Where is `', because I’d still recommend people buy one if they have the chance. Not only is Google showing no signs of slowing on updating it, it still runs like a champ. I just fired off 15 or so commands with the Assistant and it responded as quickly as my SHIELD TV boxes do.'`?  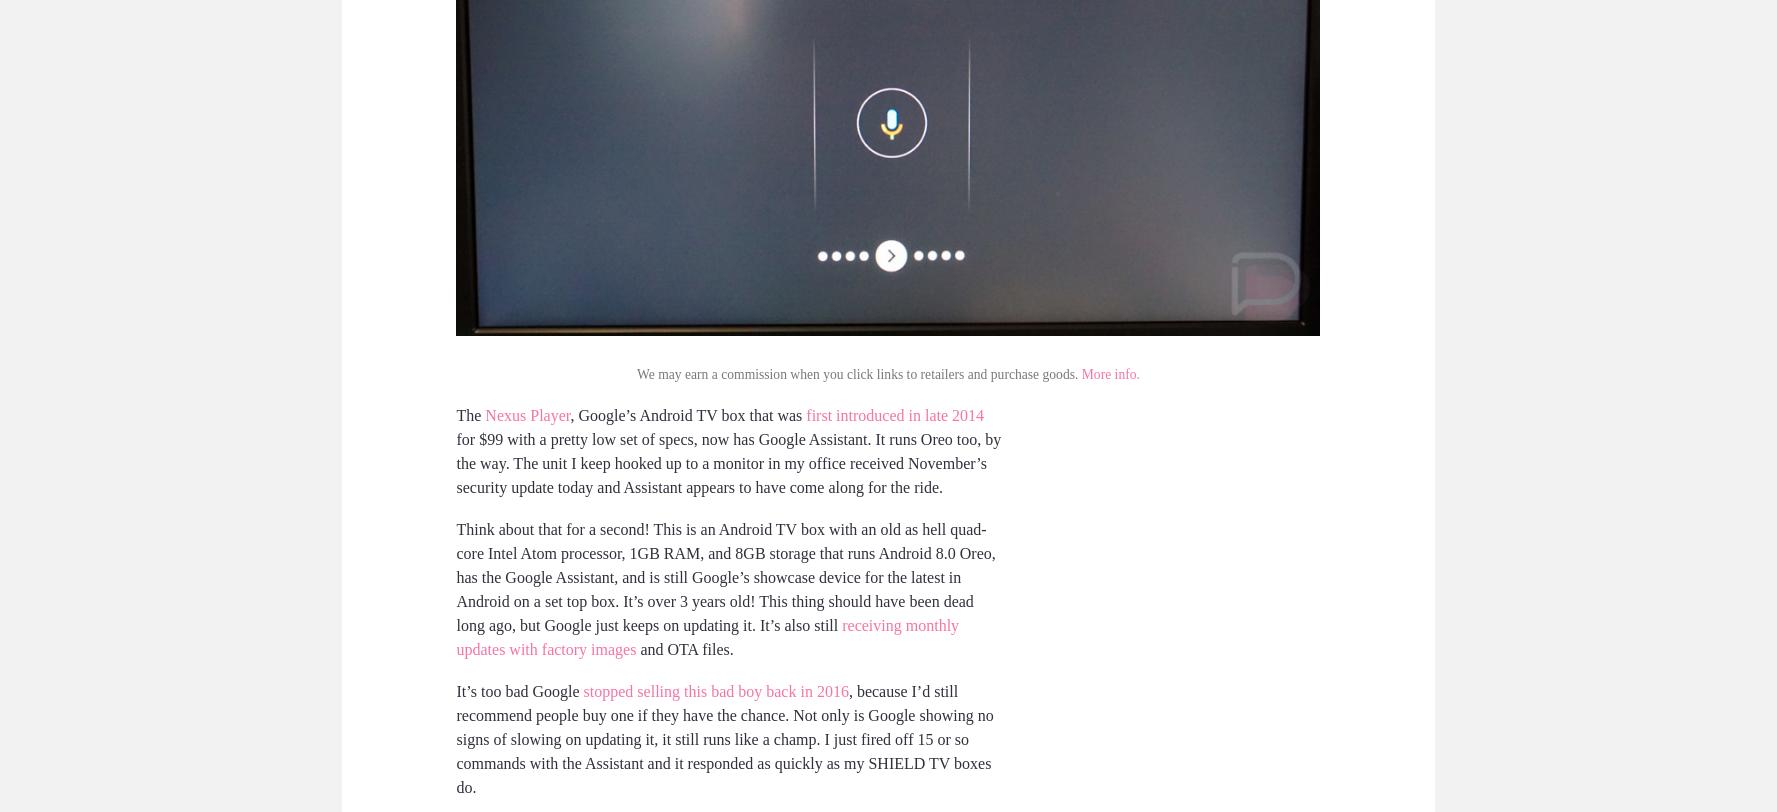 ', because I’d still recommend people buy one if they have the chance. Not only is Google showing no signs of slowing on updating it, it still runs like a champ. I just fired off 15 or so commands with the Assistant and it responded as quickly as my SHIELD TV boxes do.' is located at coordinates (723, 738).